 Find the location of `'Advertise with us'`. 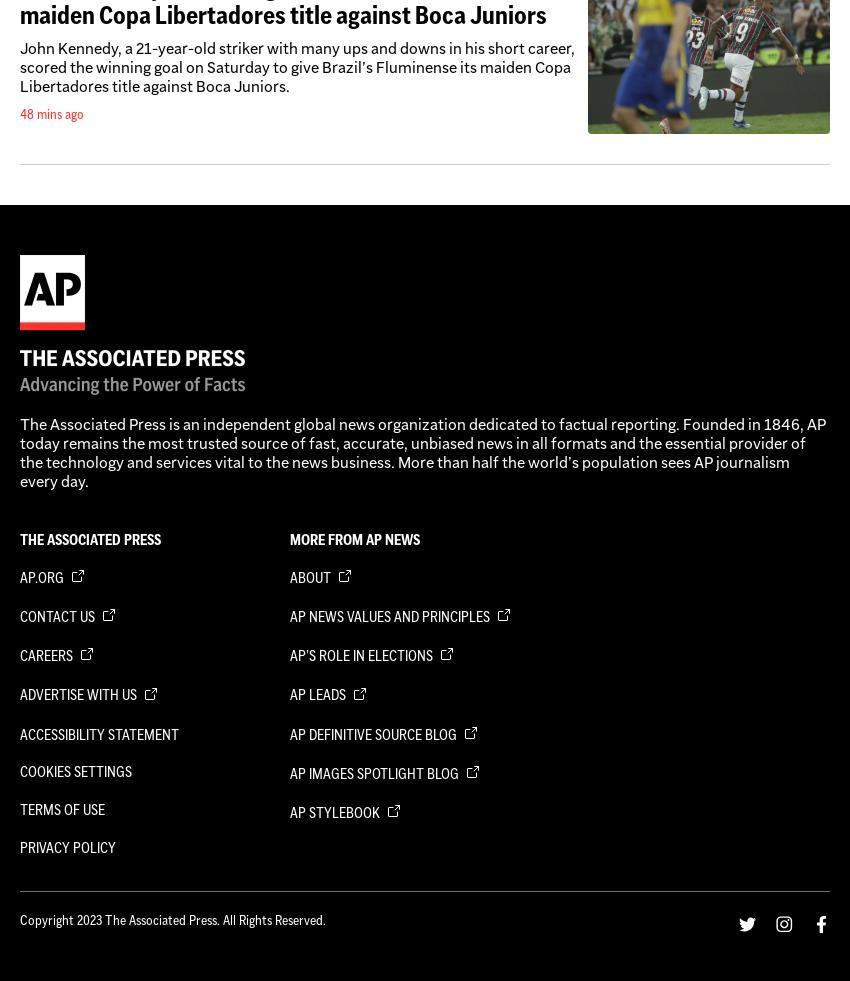

'Advertise with us' is located at coordinates (79, 695).